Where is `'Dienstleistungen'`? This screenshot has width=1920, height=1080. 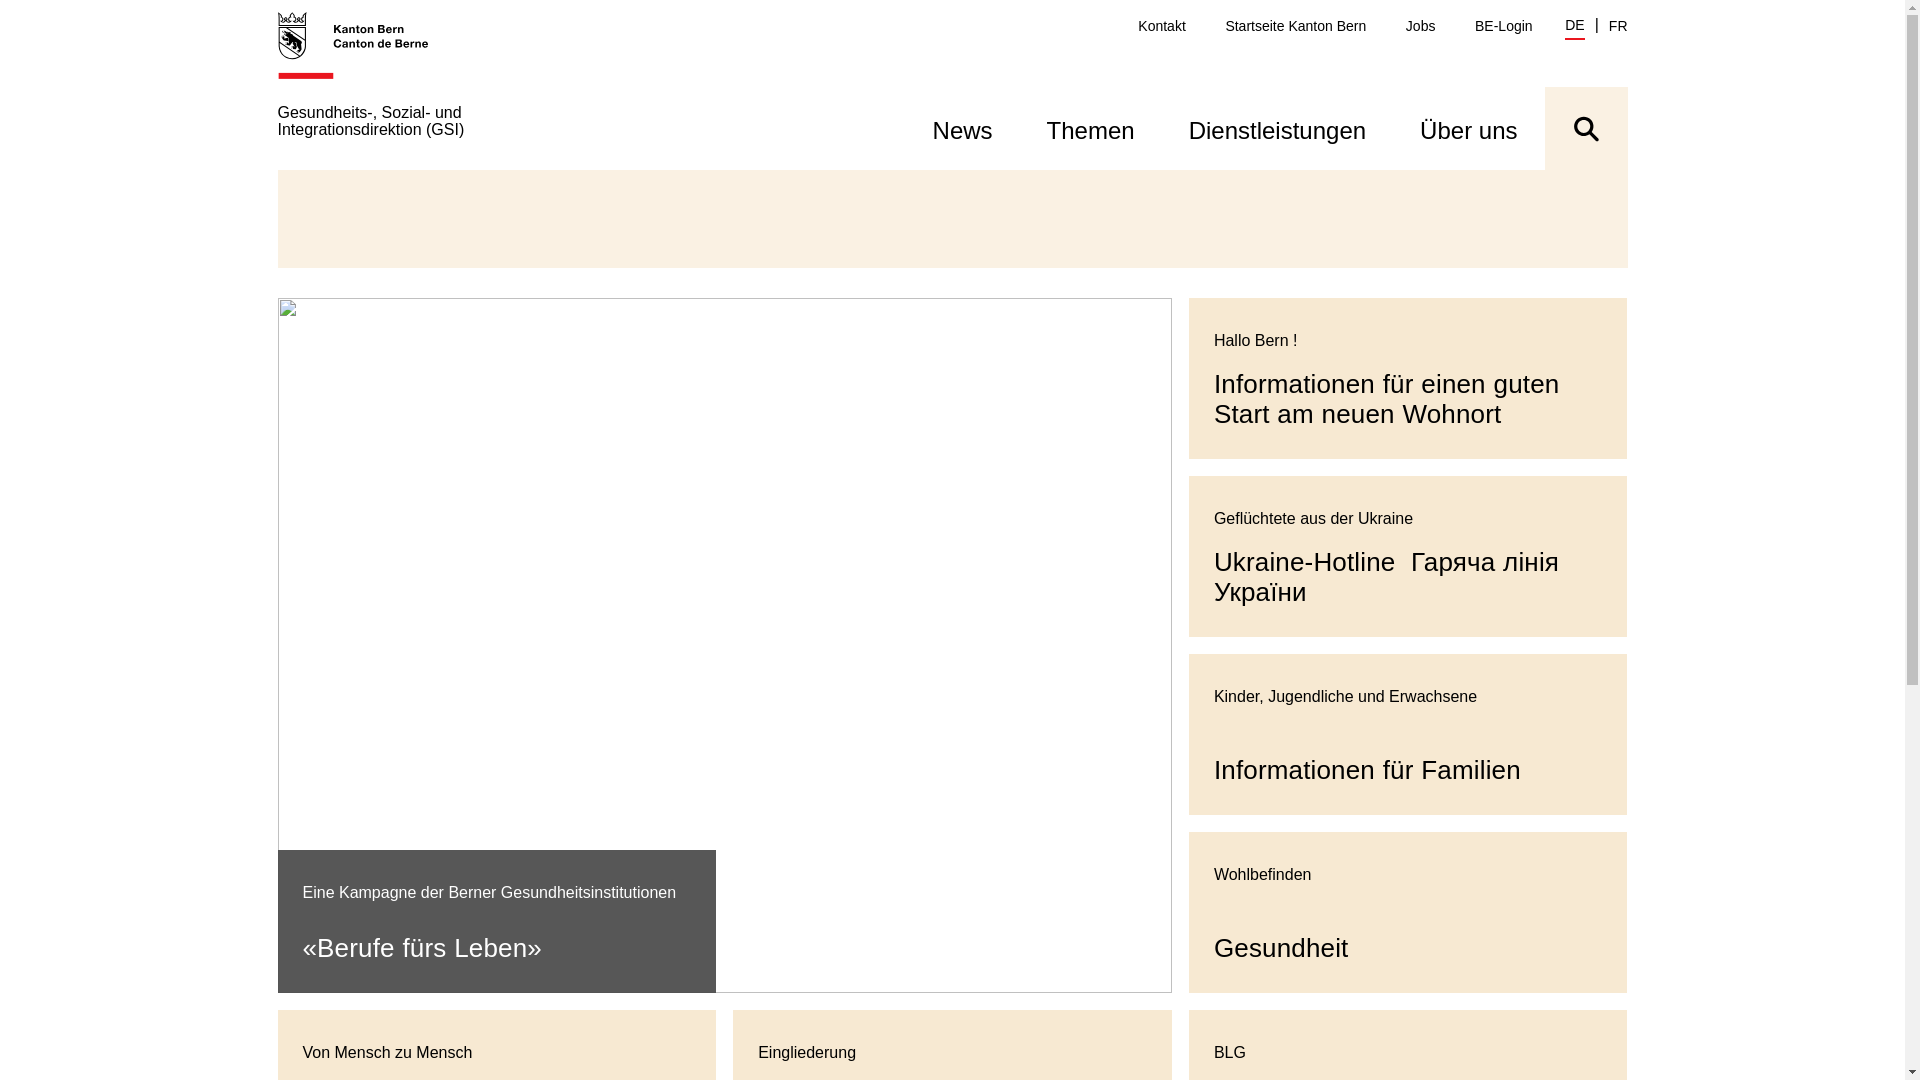 'Dienstleistungen' is located at coordinates (1276, 128).